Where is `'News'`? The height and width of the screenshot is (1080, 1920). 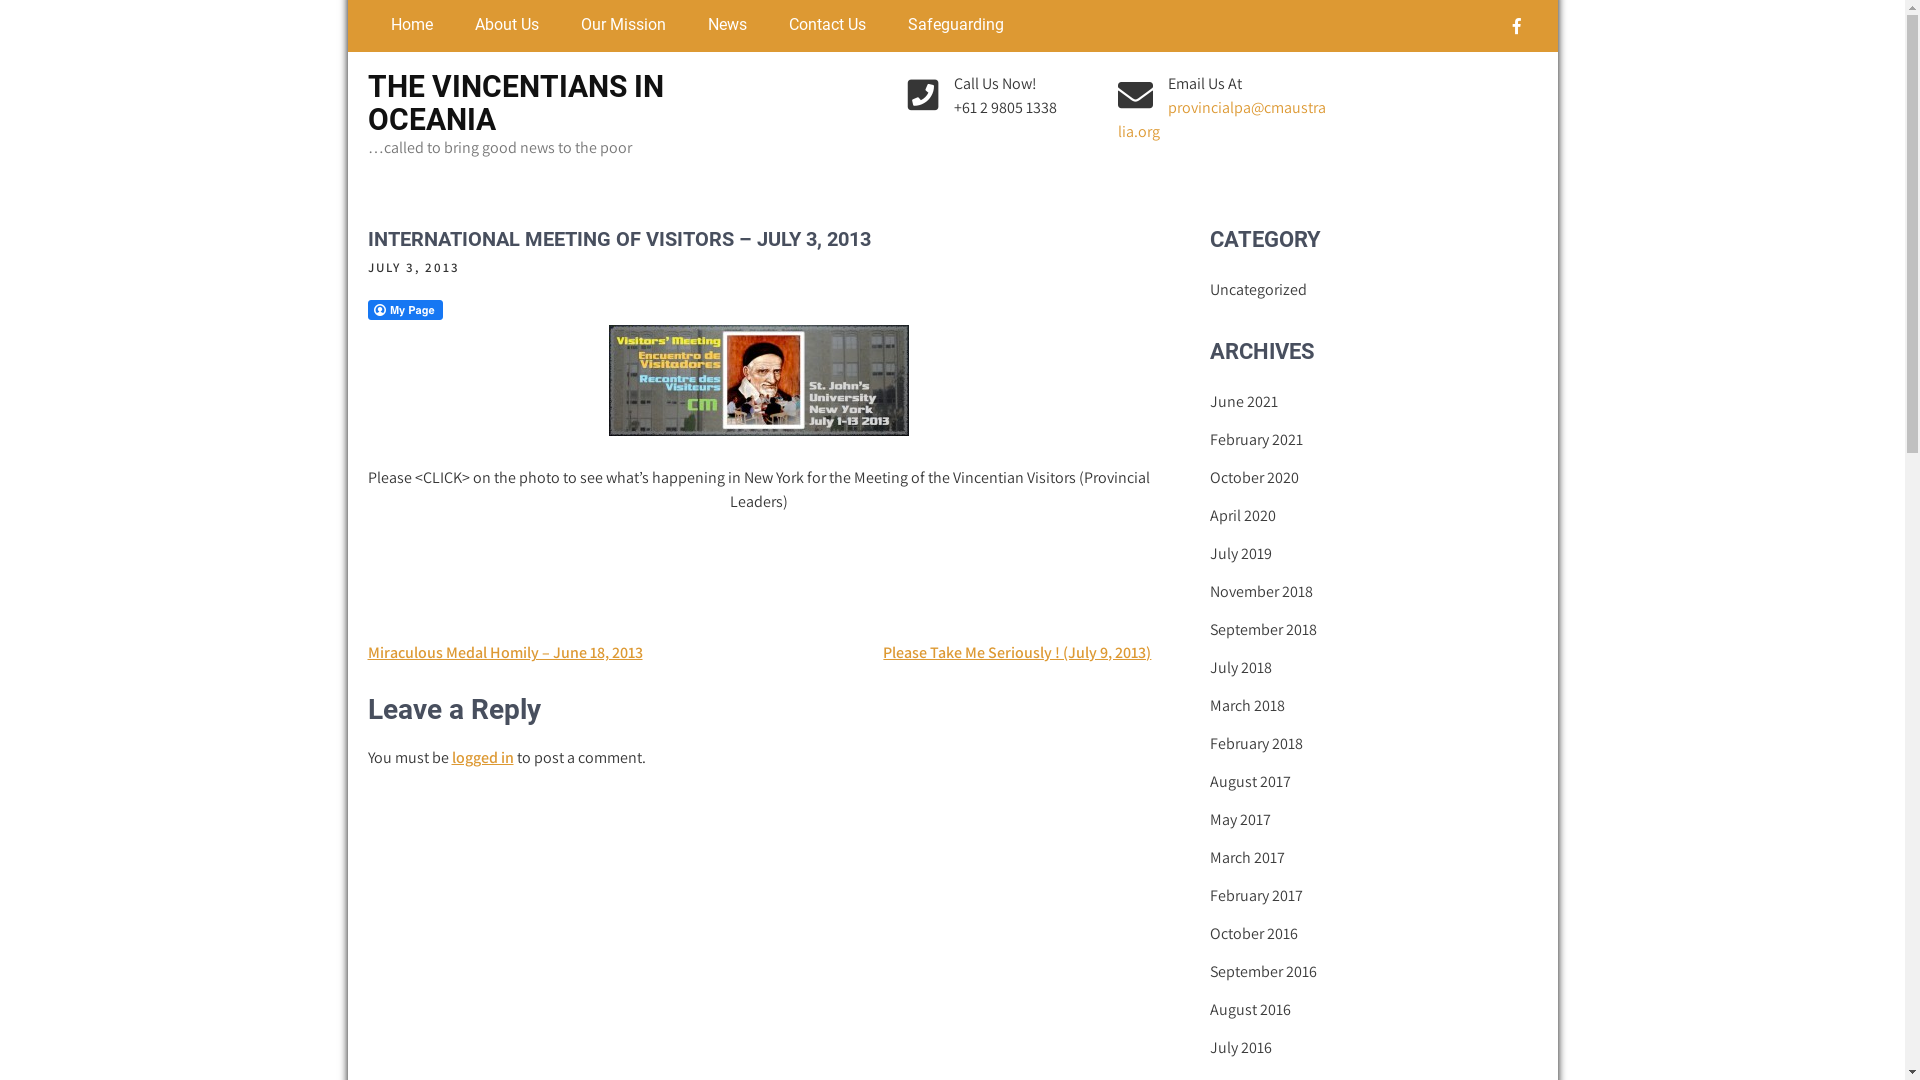 'News' is located at coordinates (684, 25).